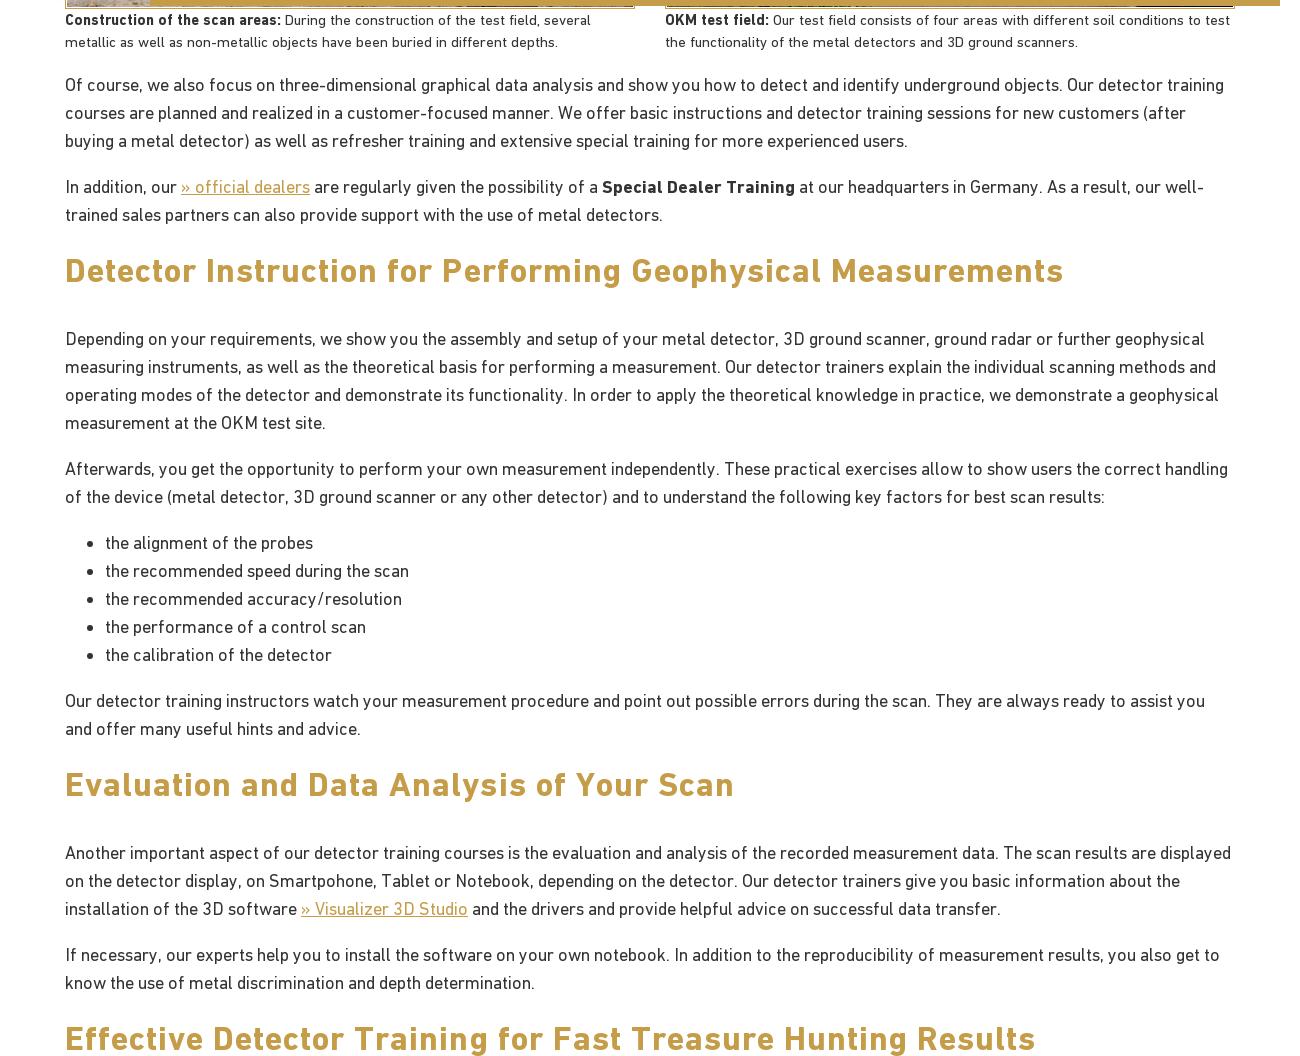 This screenshot has height=1056, width=1300. What do you see at coordinates (251, 185) in the screenshot?
I see `'official dealers'` at bounding box center [251, 185].